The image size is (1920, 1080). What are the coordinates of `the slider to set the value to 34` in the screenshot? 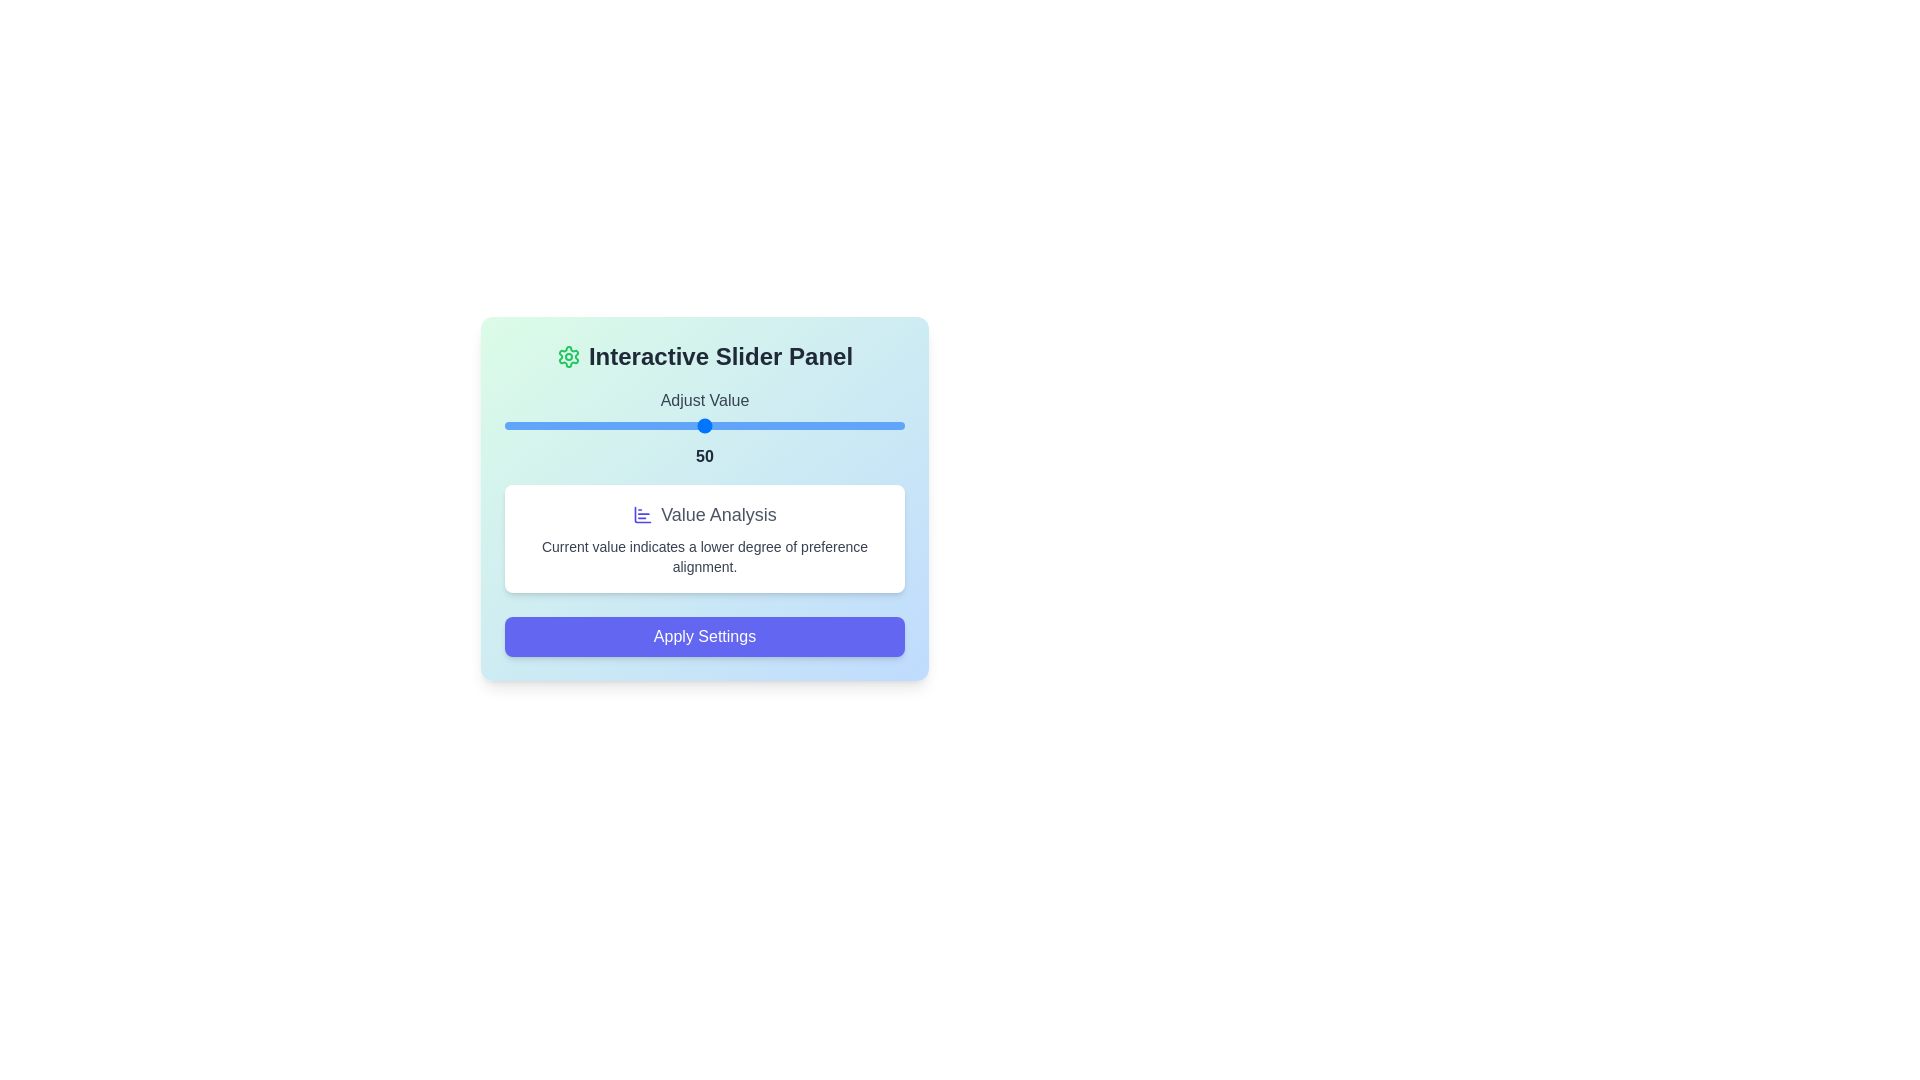 It's located at (641, 424).